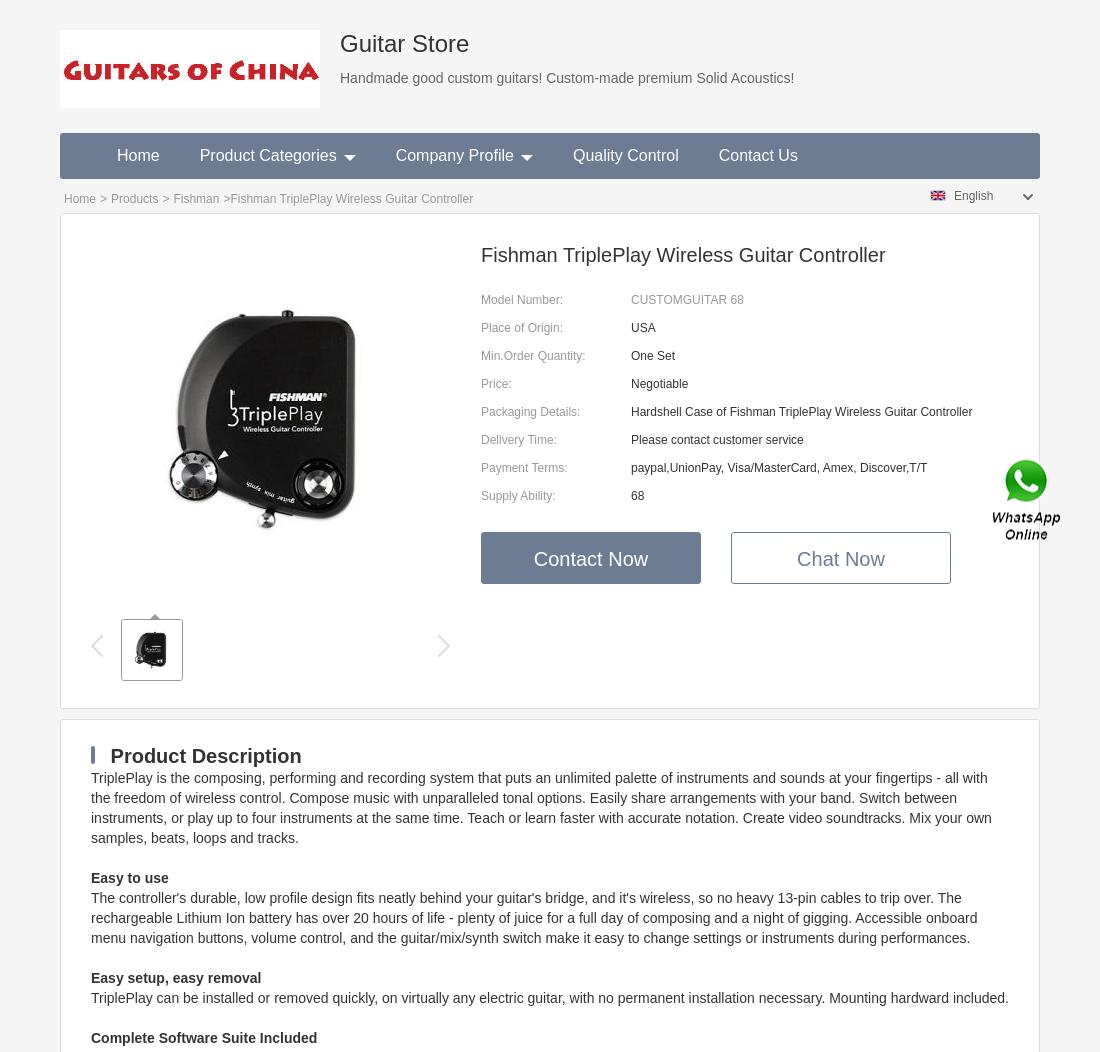 Image resolution: width=1100 pixels, height=1052 pixels. Describe the element at coordinates (129, 877) in the screenshot. I see `'Easy to use'` at that location.